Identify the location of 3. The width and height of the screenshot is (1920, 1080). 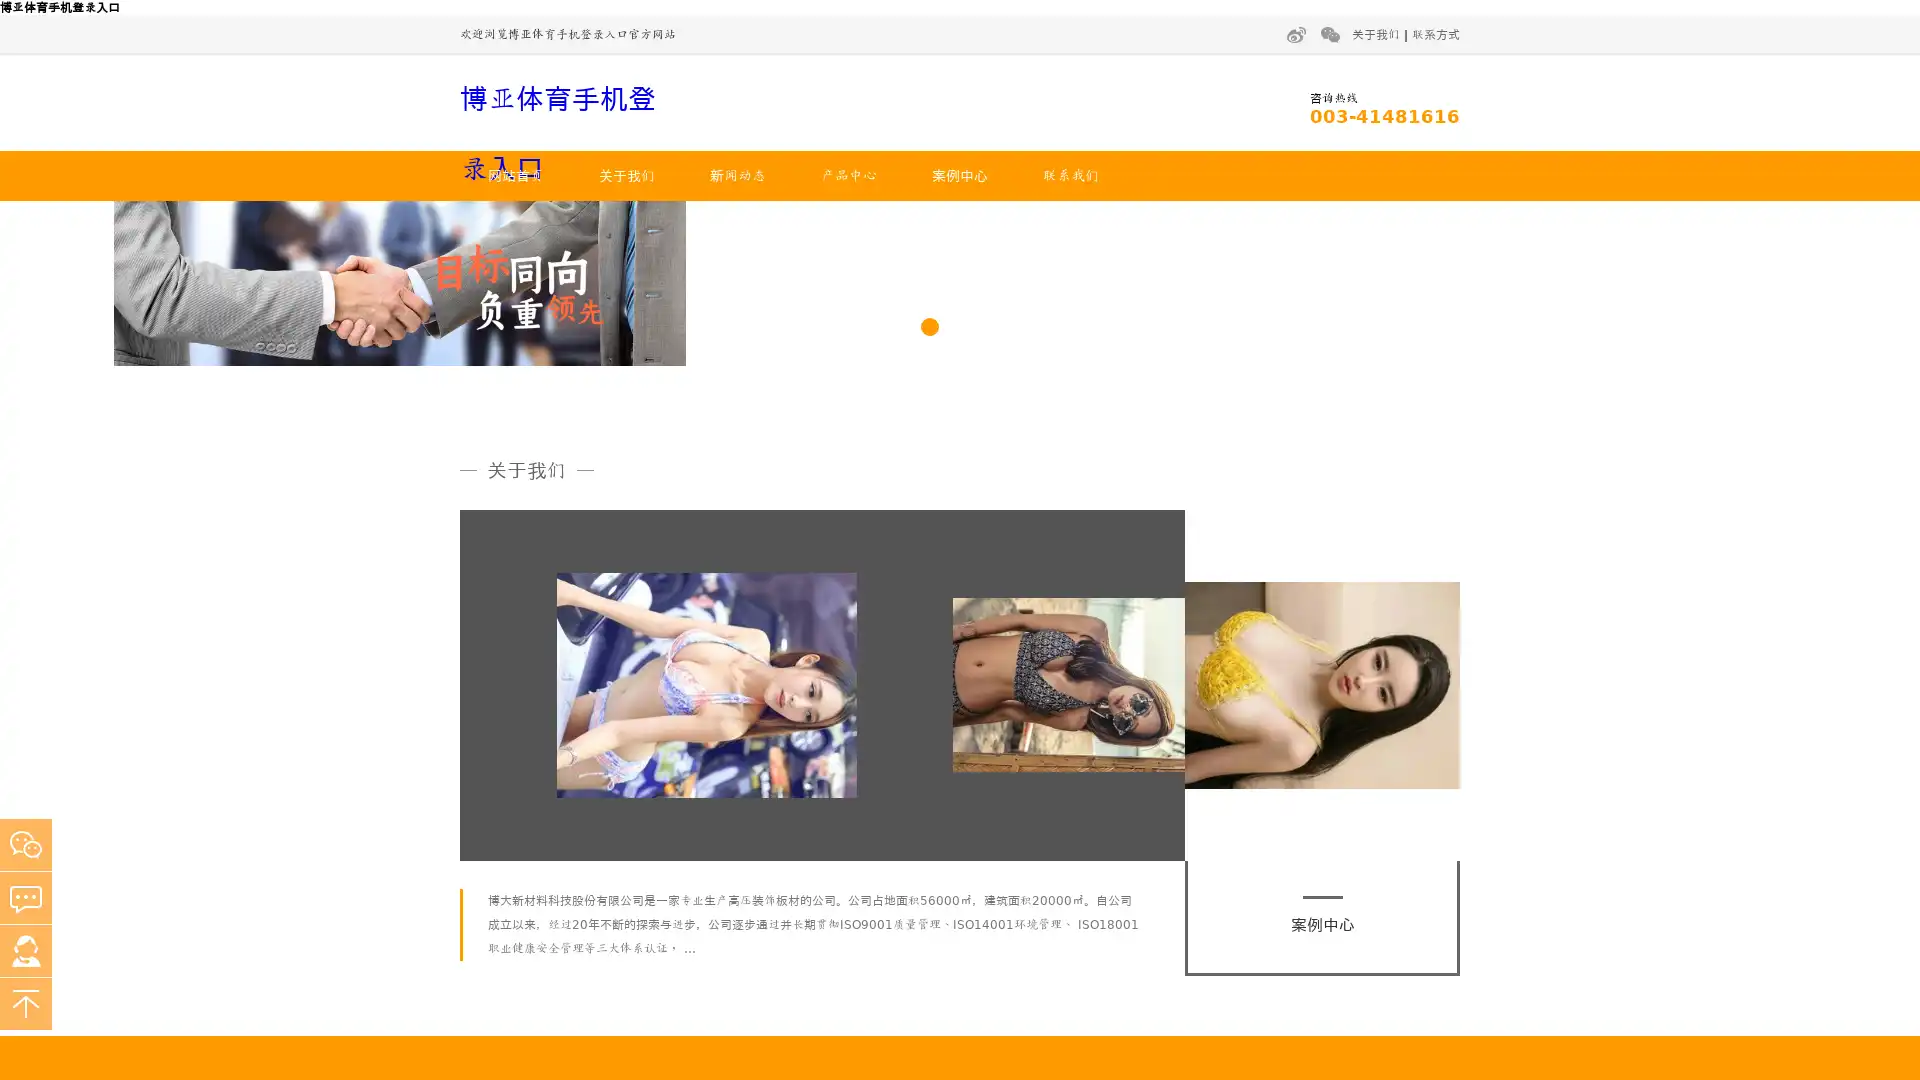
(989, 556).